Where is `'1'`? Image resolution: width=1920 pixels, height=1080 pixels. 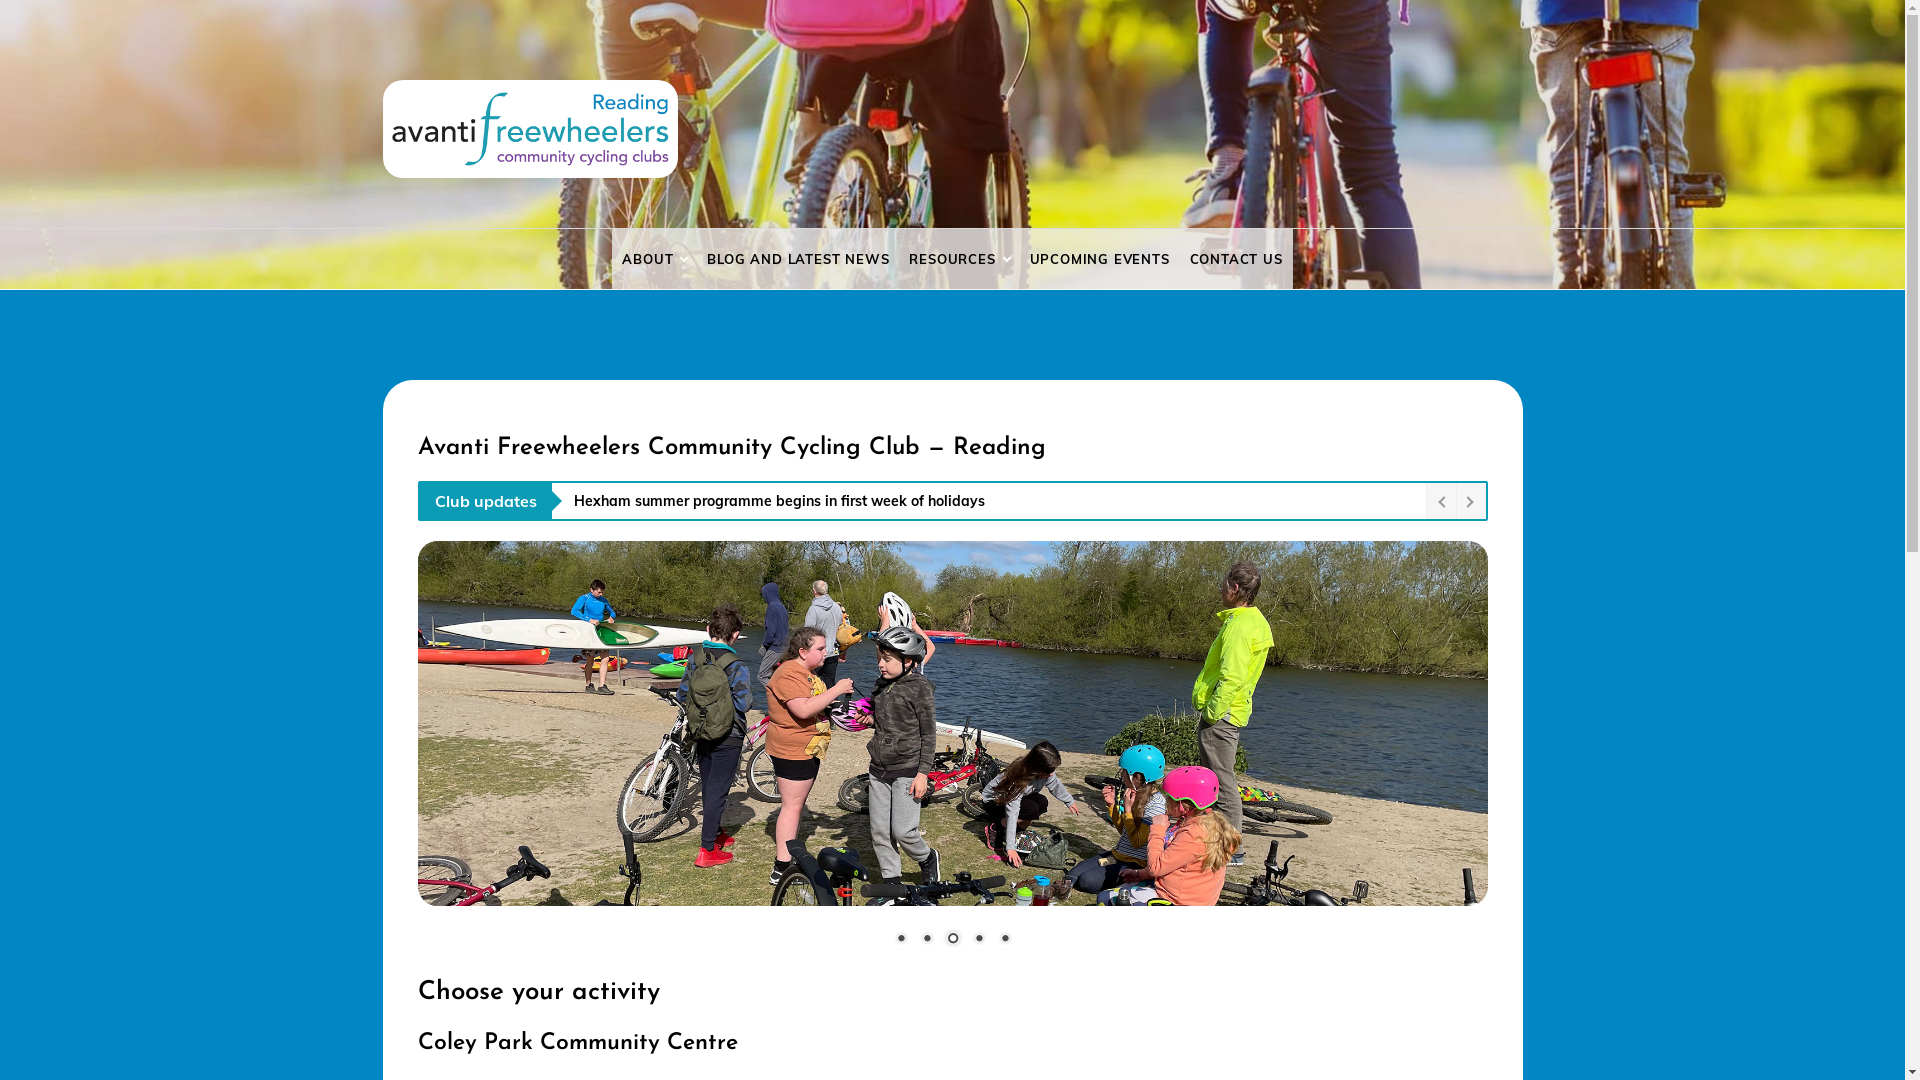
'1' is located at coordinates (888, 940).